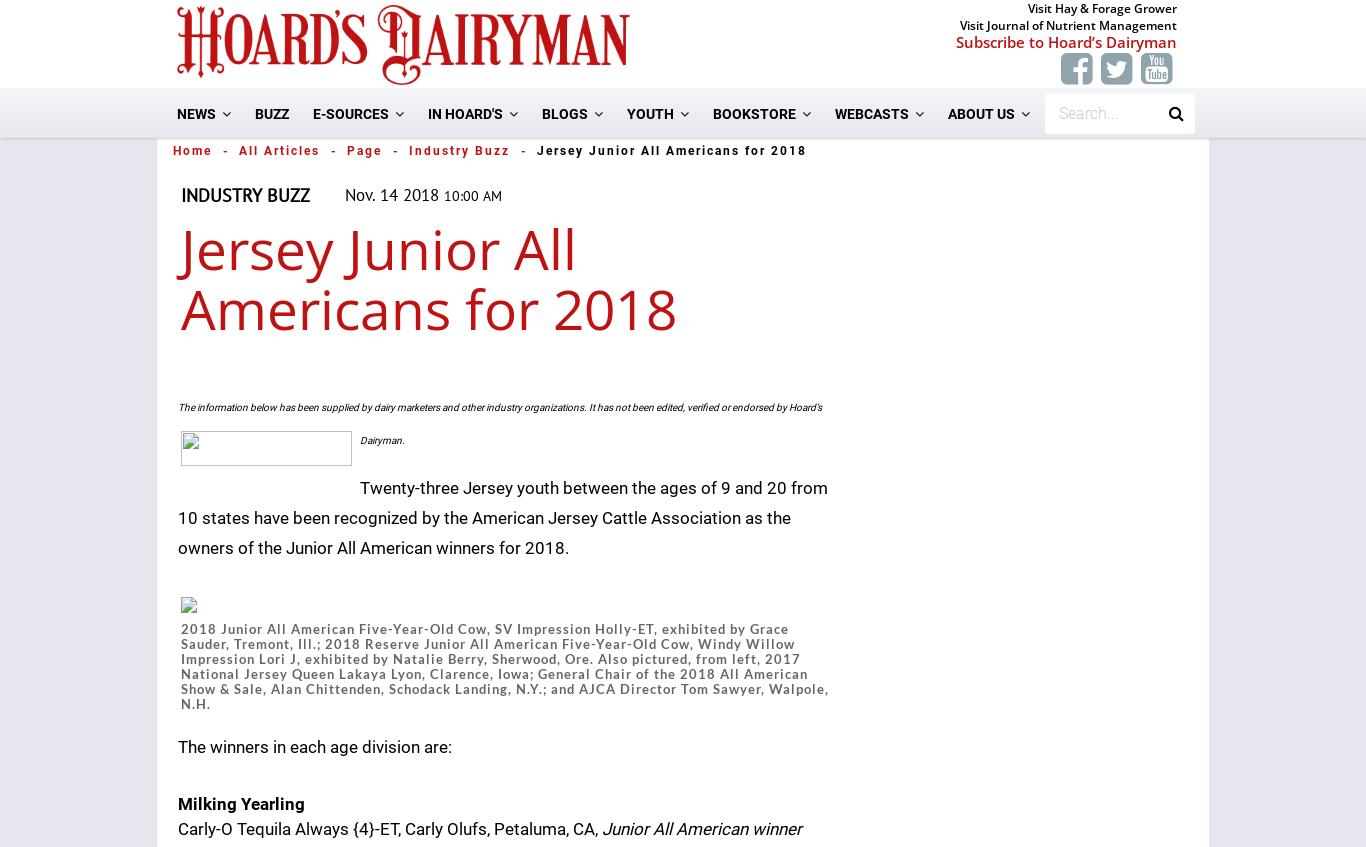 The width and height of the screenshot is (1366, 847). I want to click on 'Dairy Policy', so click(376, 392).